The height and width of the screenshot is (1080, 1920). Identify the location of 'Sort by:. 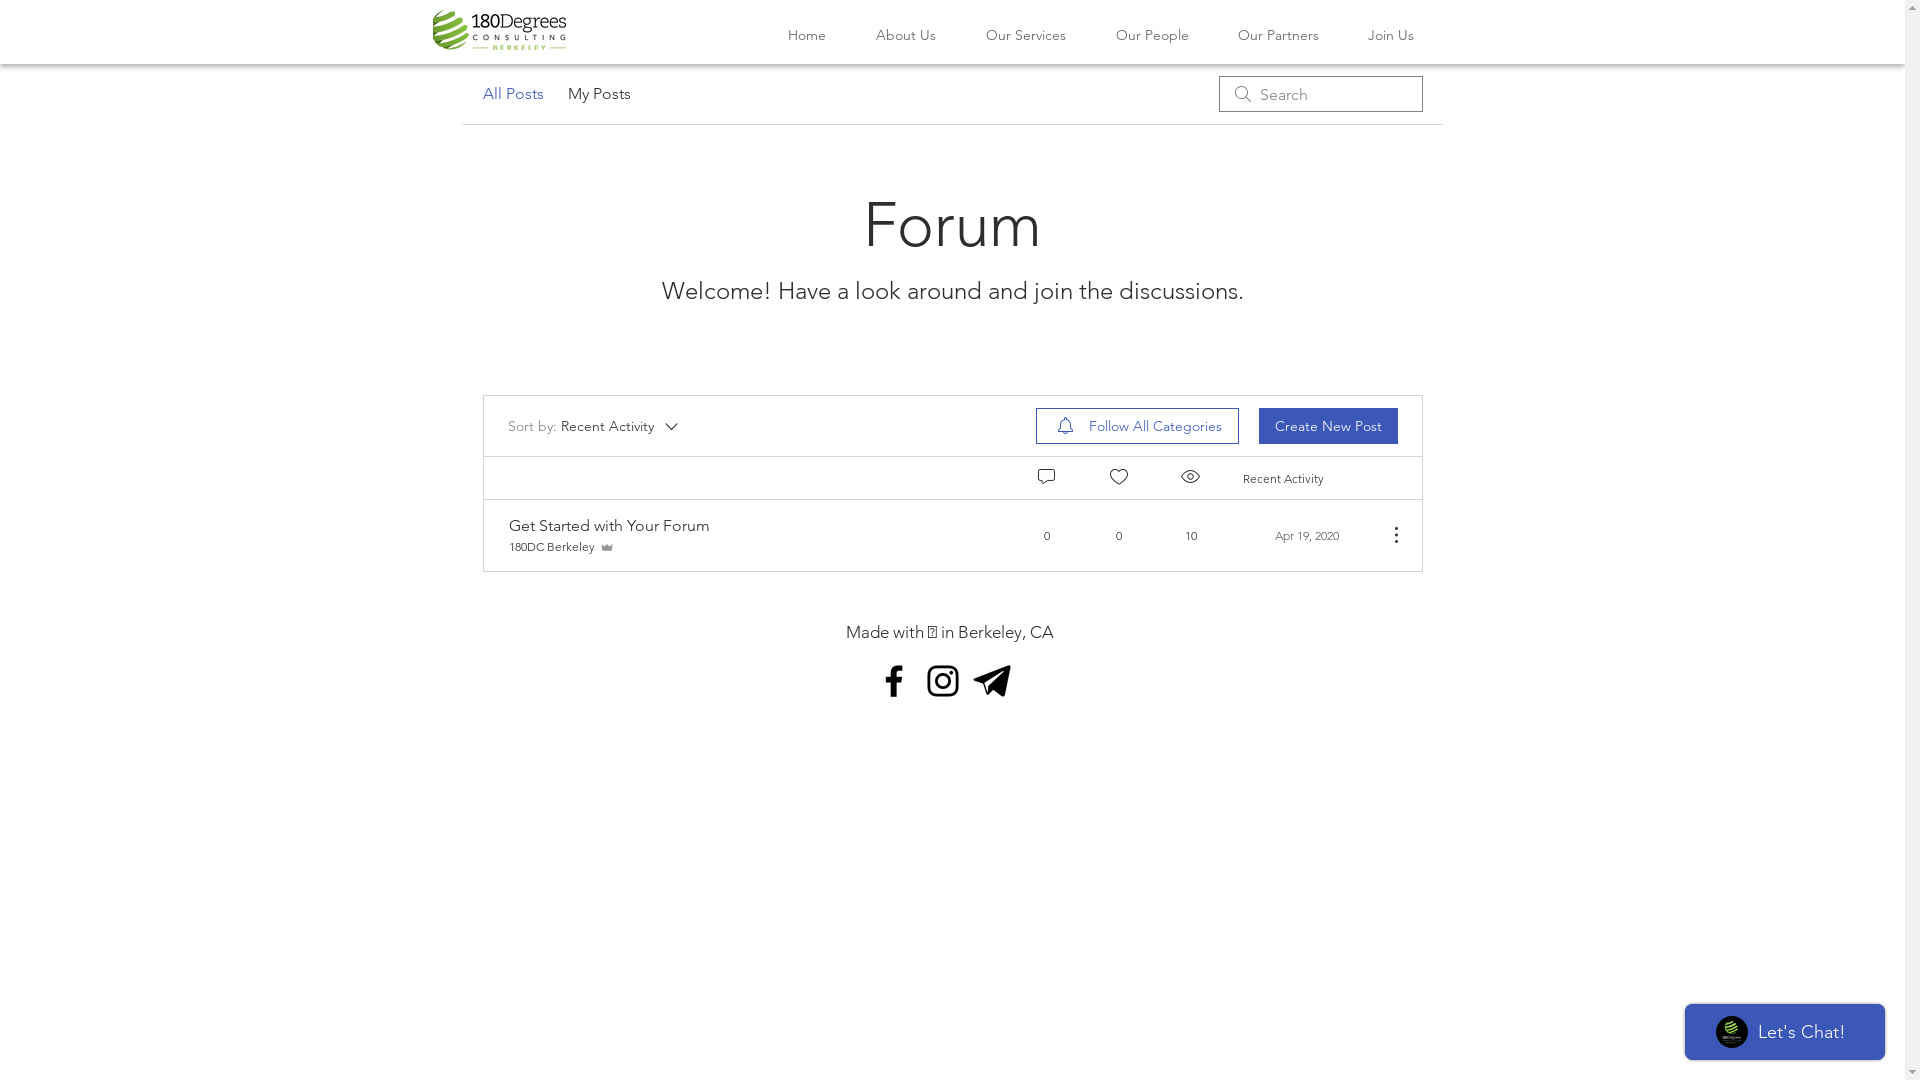
(593, 424).